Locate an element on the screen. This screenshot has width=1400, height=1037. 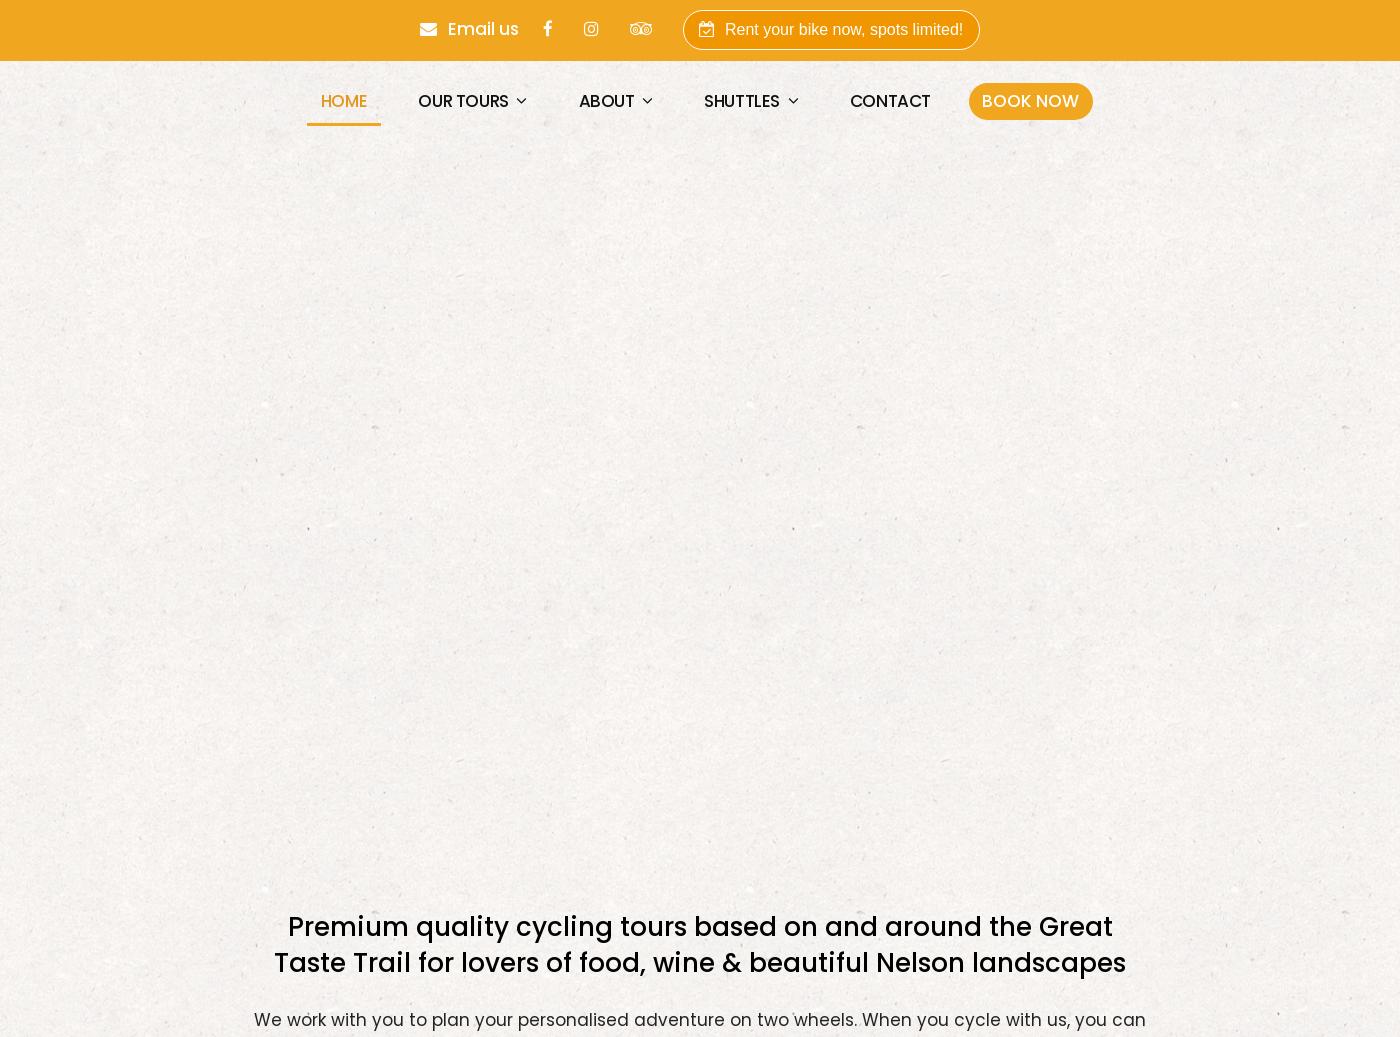
'NELSON, NEW ZEALAND' is located at coordinates (589, 353).